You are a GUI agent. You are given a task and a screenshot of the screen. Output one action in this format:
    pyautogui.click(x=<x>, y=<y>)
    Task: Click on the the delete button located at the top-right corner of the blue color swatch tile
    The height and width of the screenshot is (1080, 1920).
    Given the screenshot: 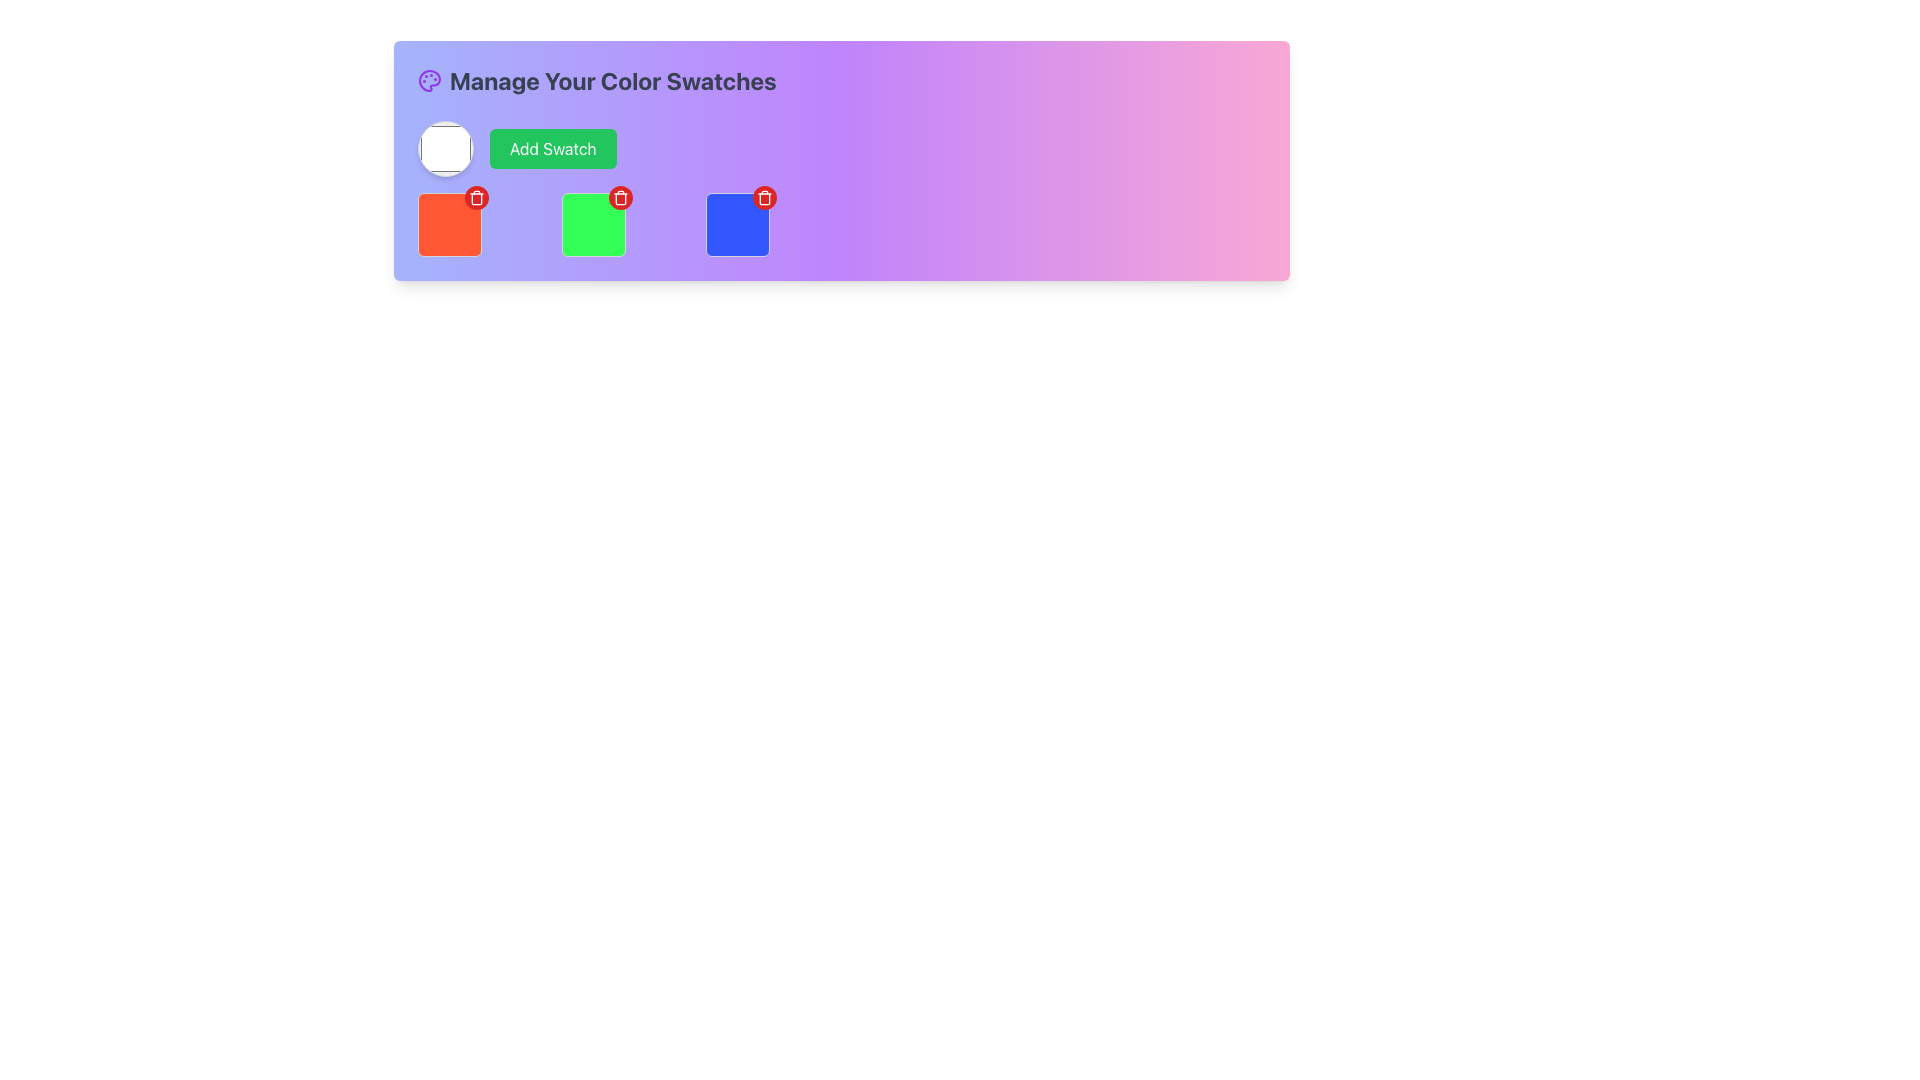 What is the action you would take?
    pyautogui.click(x=763, y=197)
    